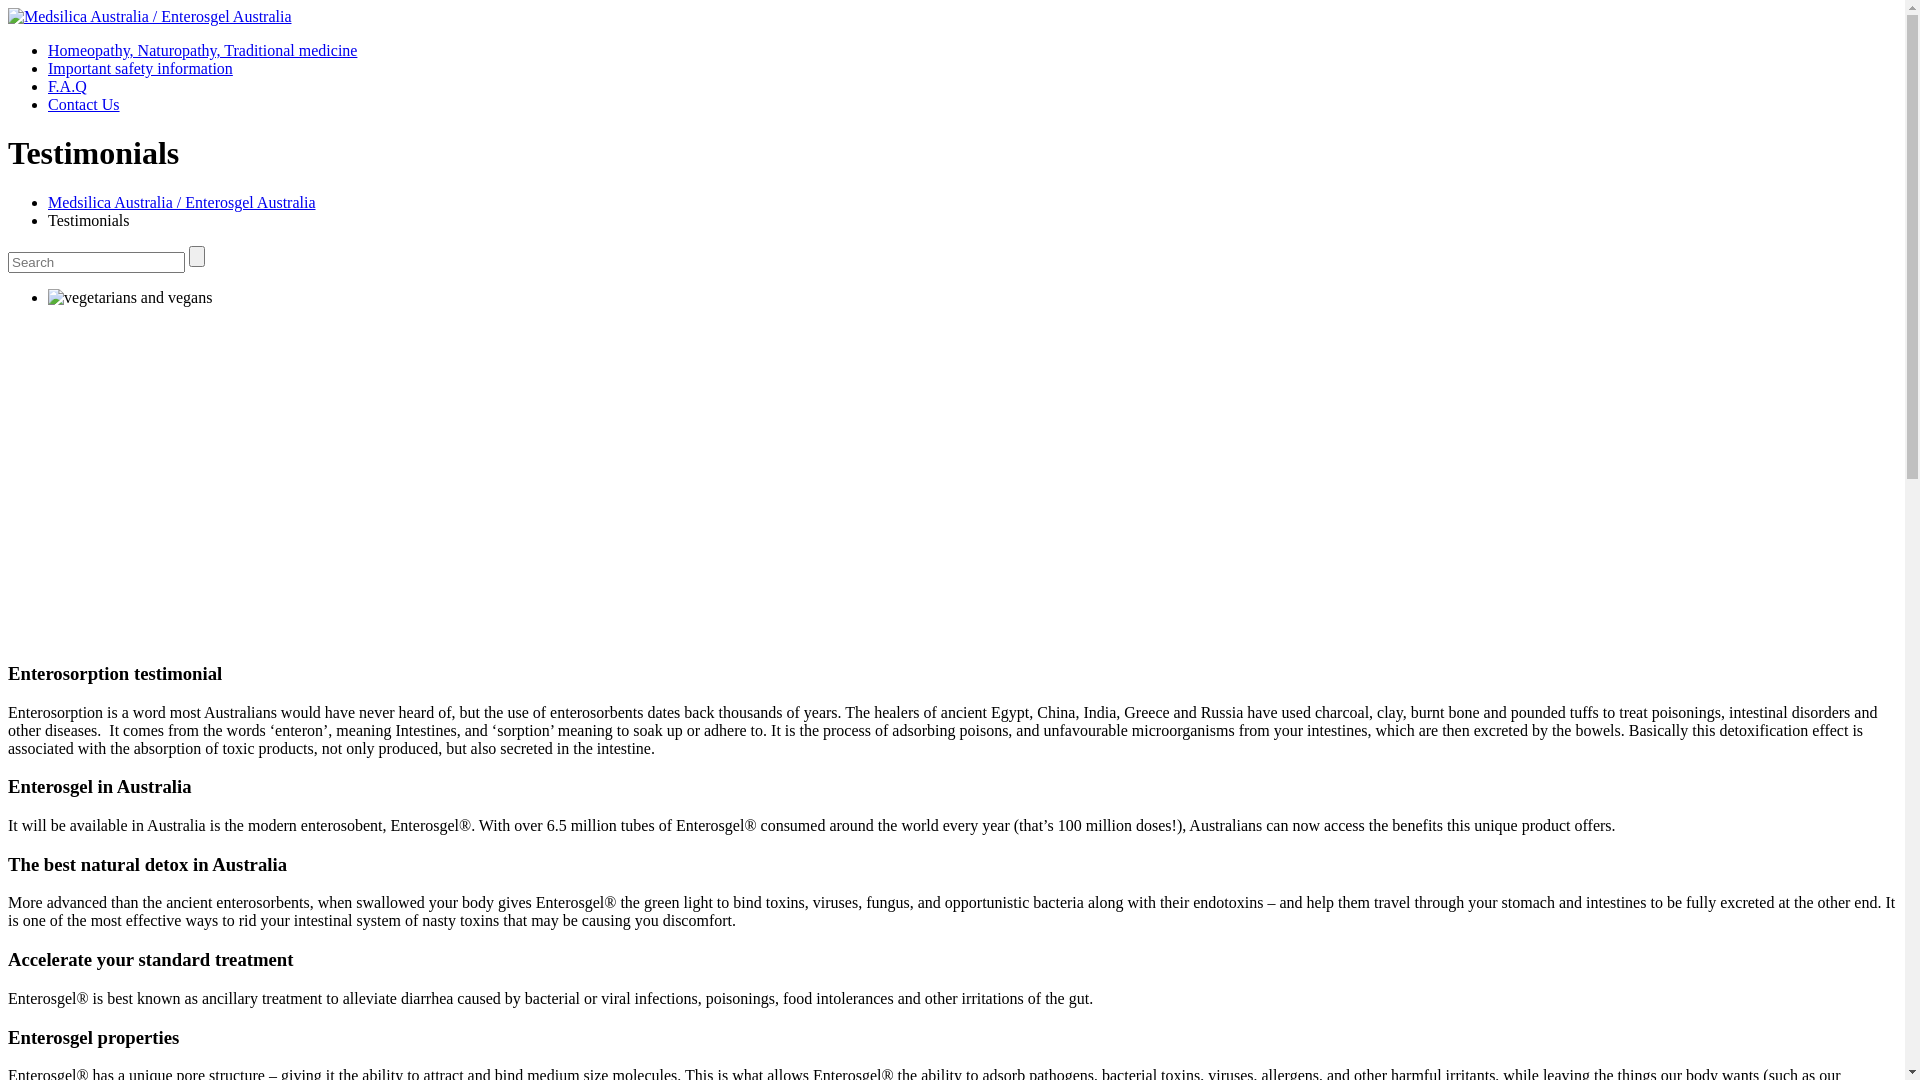 Image resolution: width=1920 pixels, height=1080 pixels. I want to click on 'Homeopathy, Naturopathy, Traditional medicine', so click(202, 49).